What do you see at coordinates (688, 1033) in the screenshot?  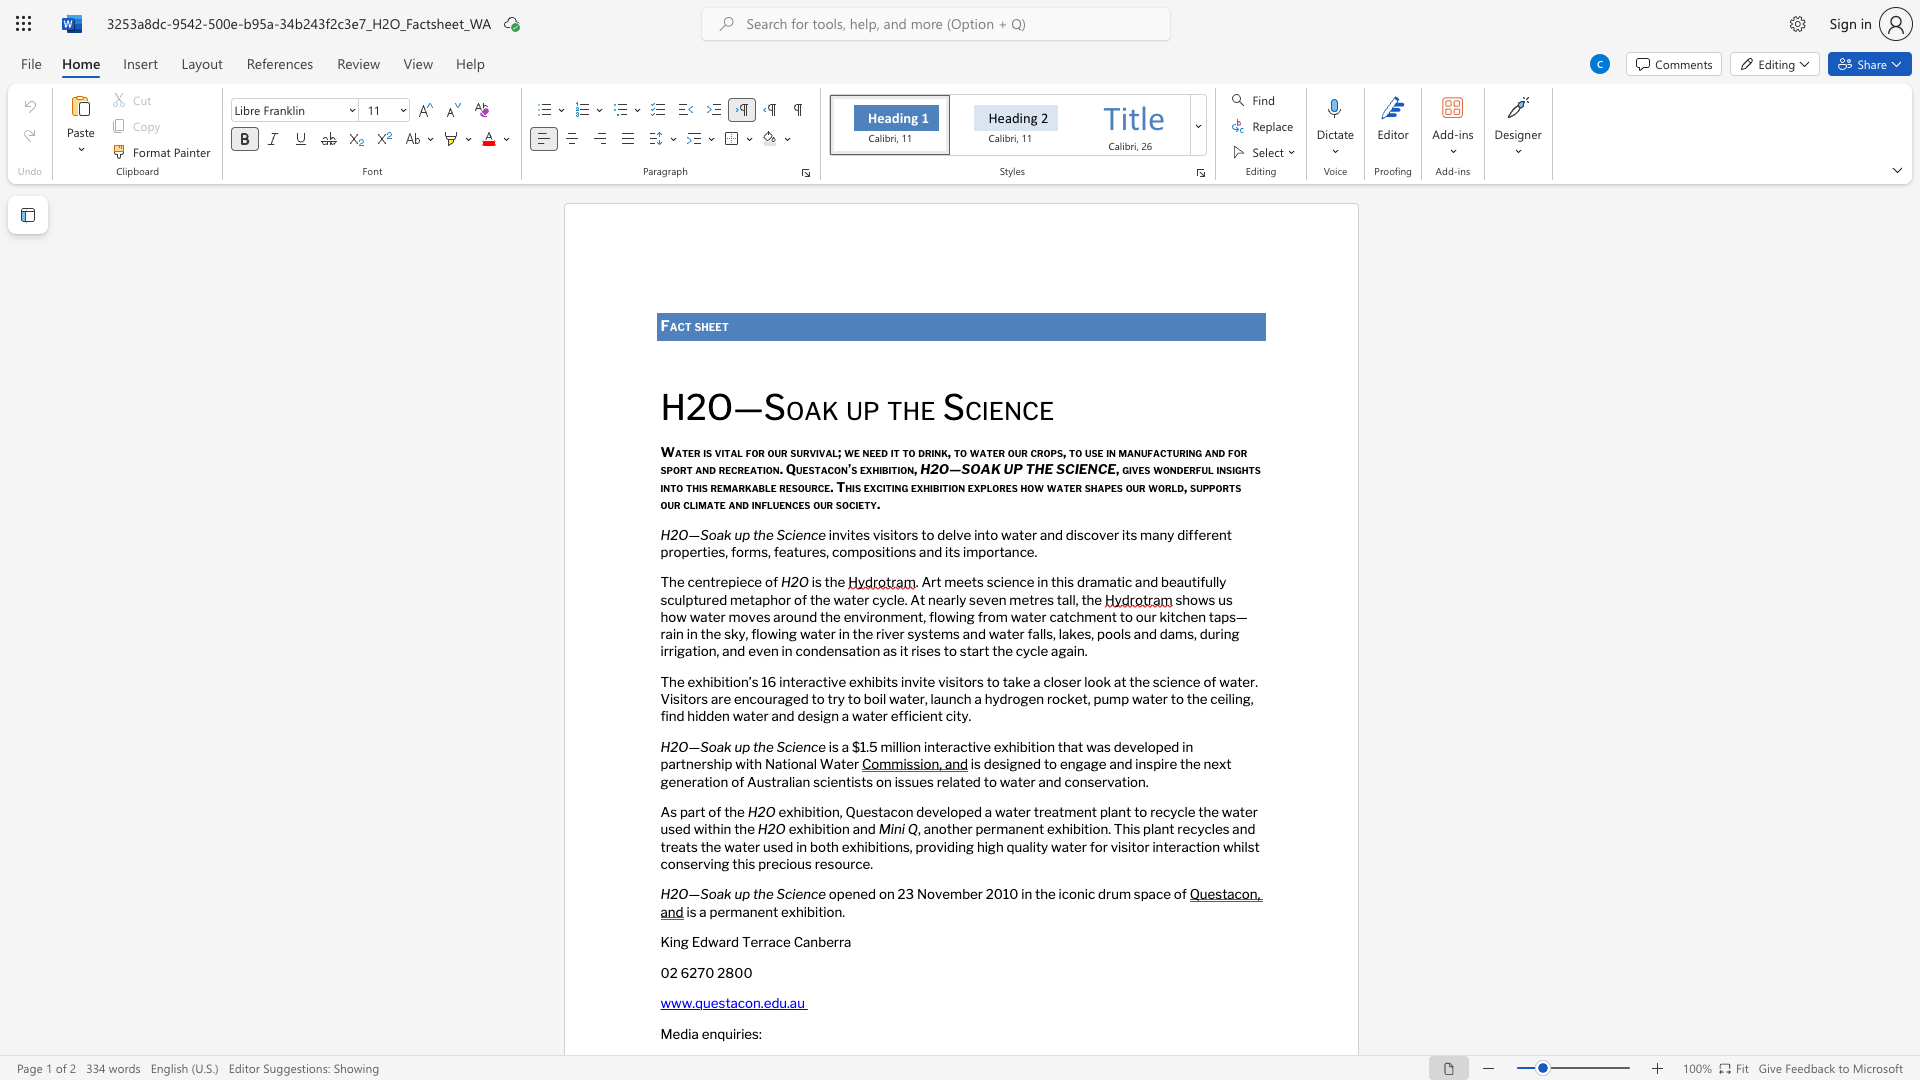 I see `the subset text "ia" within the text "Media enquiries:"` at bounding box center [688, 1033].